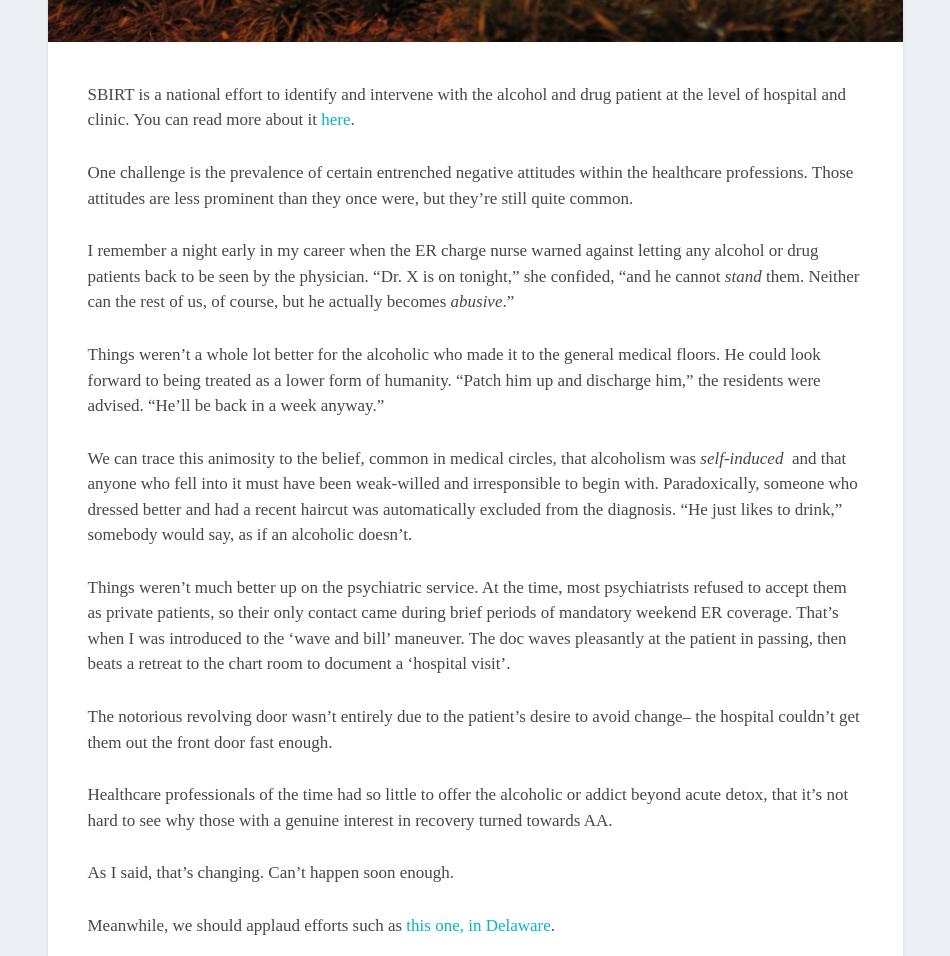  What do you see at coordinates (478, 925) in the screenshot?
I see `'this one, in Delaware'` at bounding box center [478, 925].